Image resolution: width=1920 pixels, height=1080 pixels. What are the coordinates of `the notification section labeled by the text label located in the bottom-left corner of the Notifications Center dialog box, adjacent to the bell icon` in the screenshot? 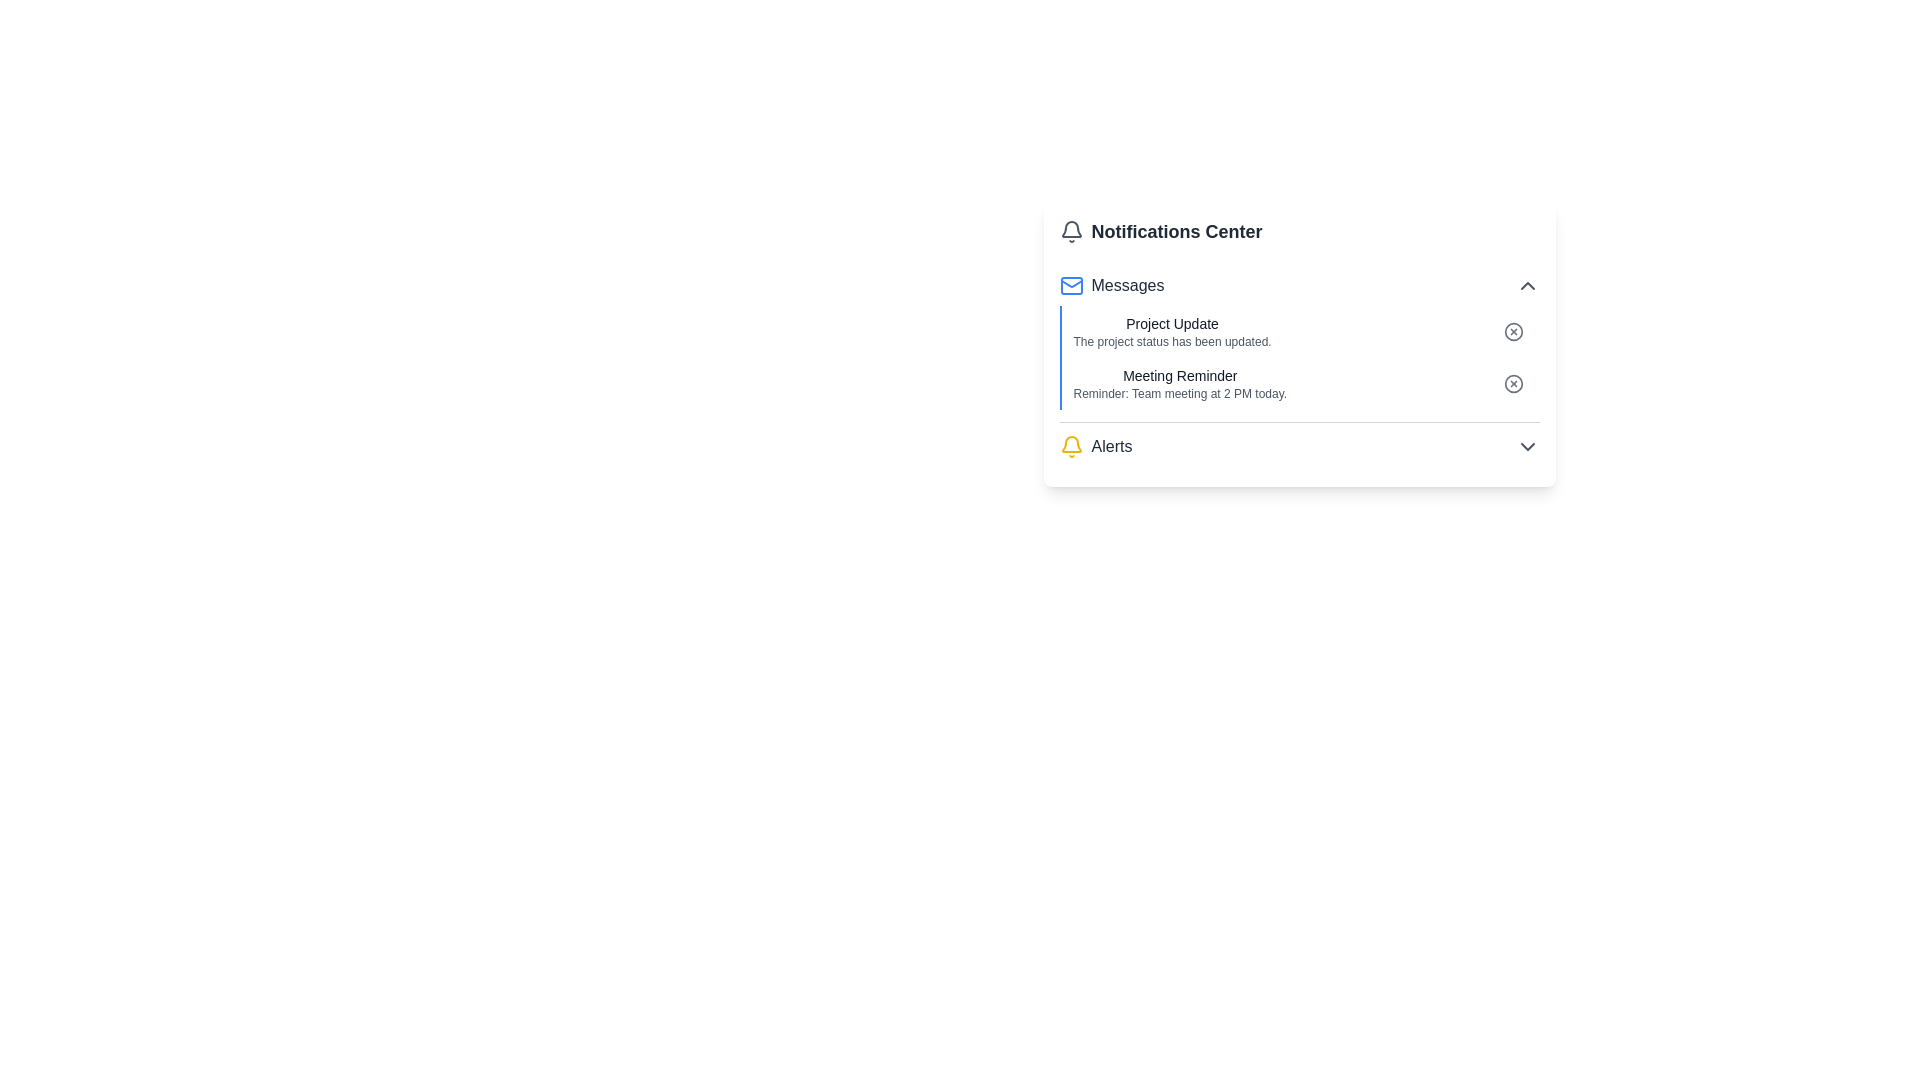 It's located at (1110, 446).